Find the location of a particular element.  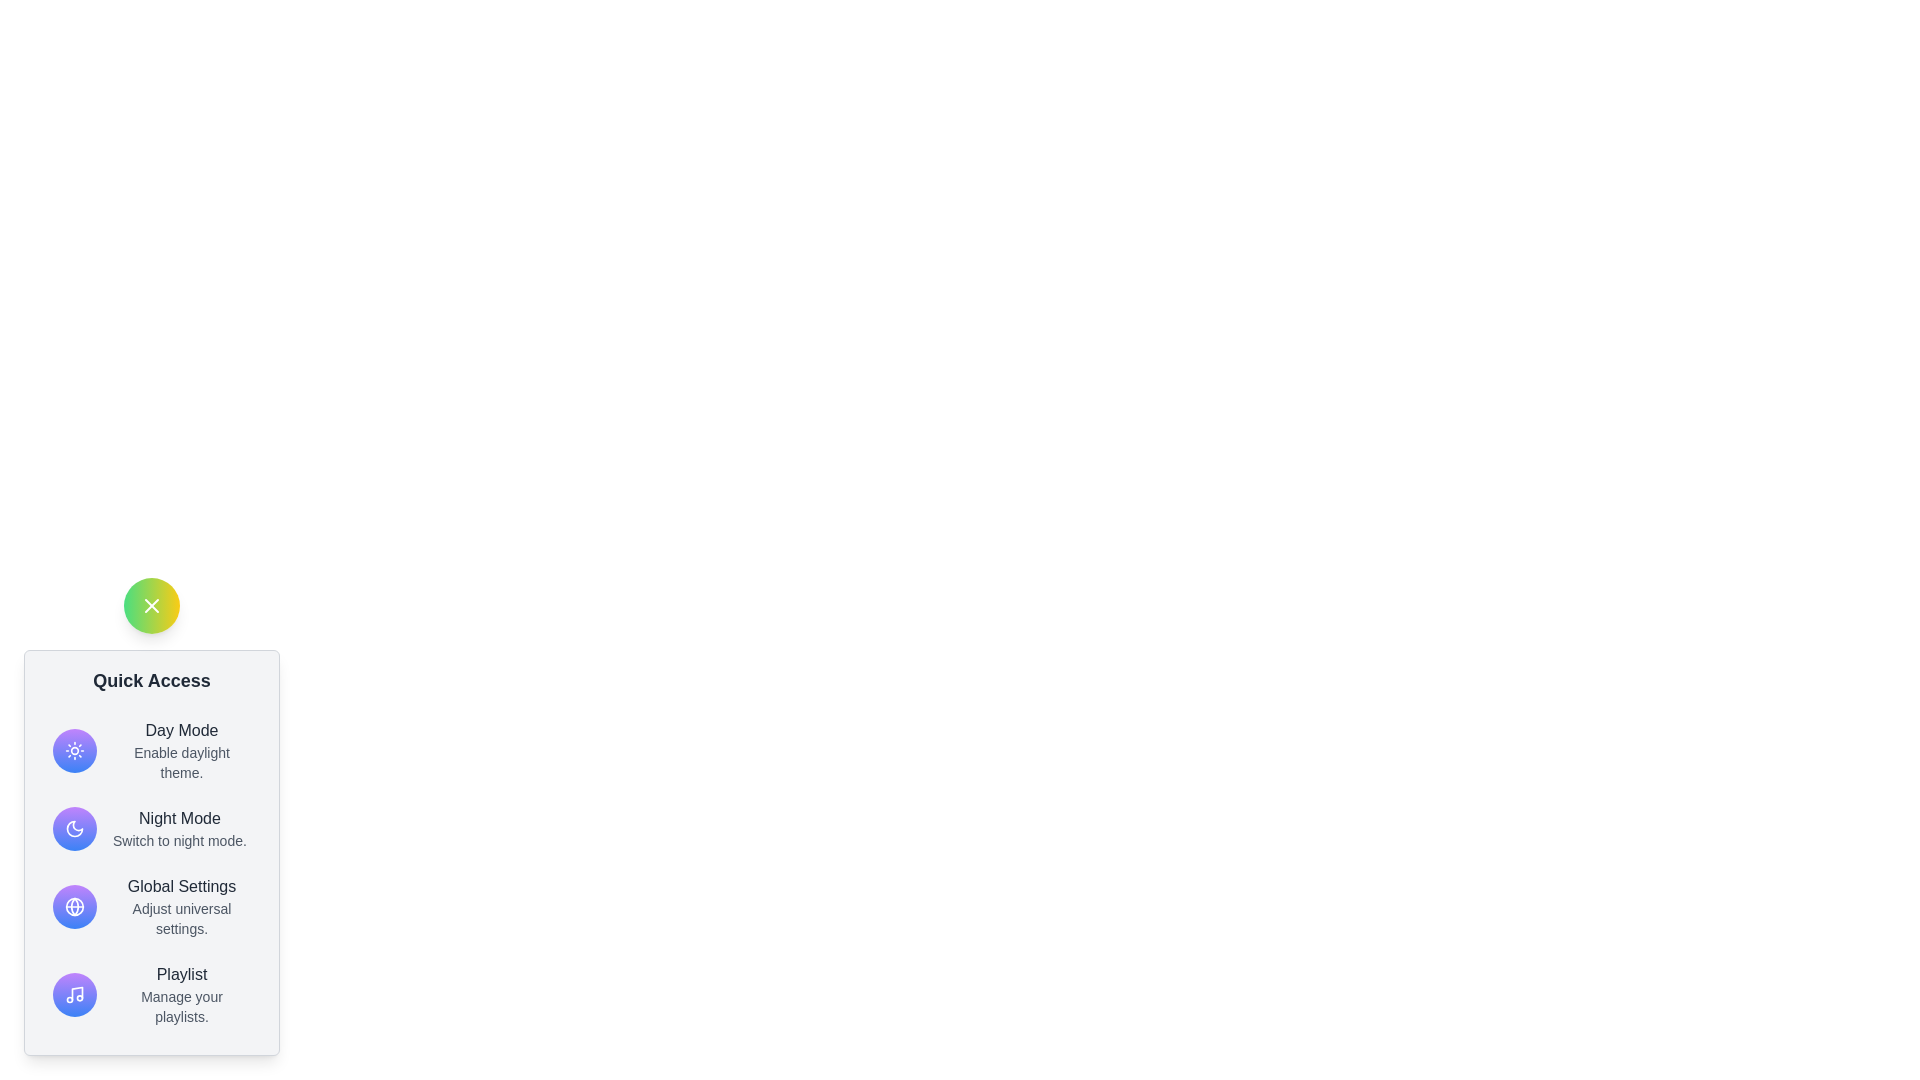

floating button to toggle the menu visibility is located at coordinates (151, 604).